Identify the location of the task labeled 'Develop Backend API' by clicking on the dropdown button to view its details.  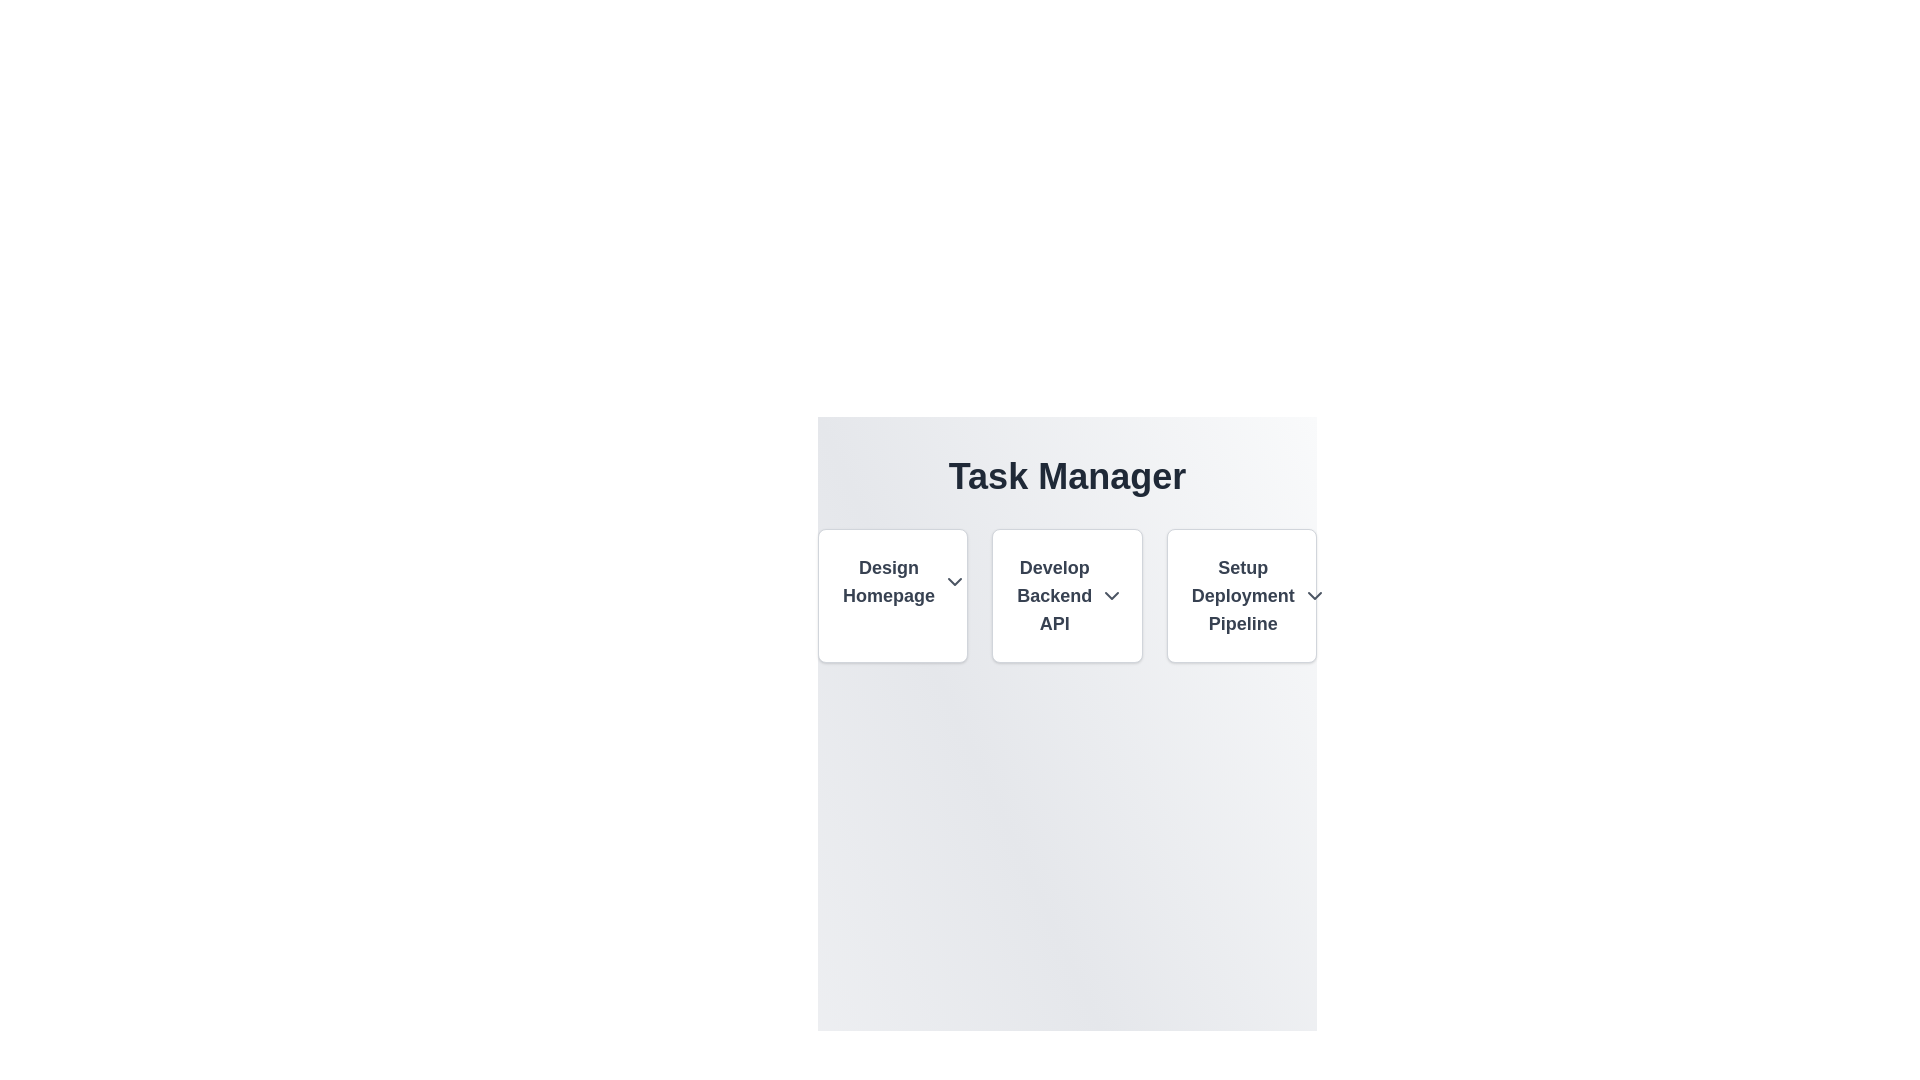
(1066, 595).